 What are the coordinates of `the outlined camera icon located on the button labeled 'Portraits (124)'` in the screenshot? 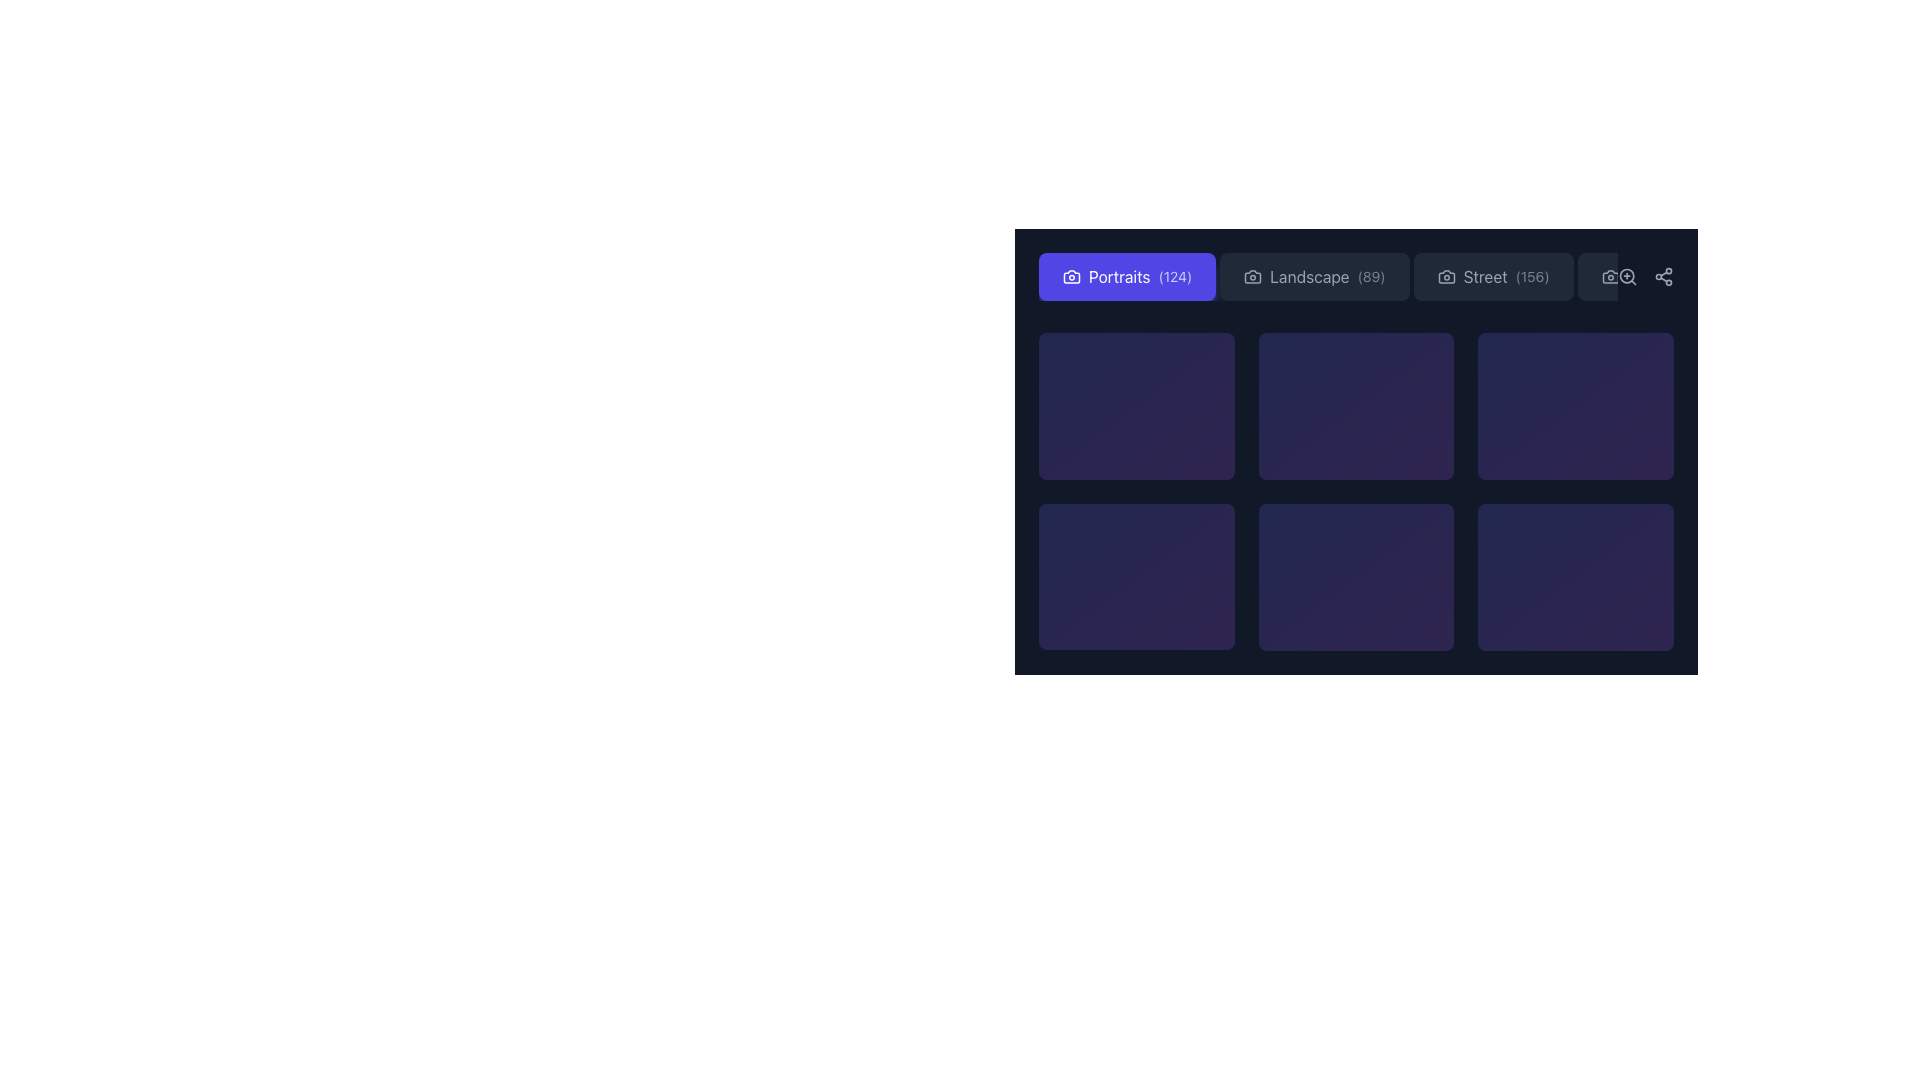 It's located at (1070, 277).